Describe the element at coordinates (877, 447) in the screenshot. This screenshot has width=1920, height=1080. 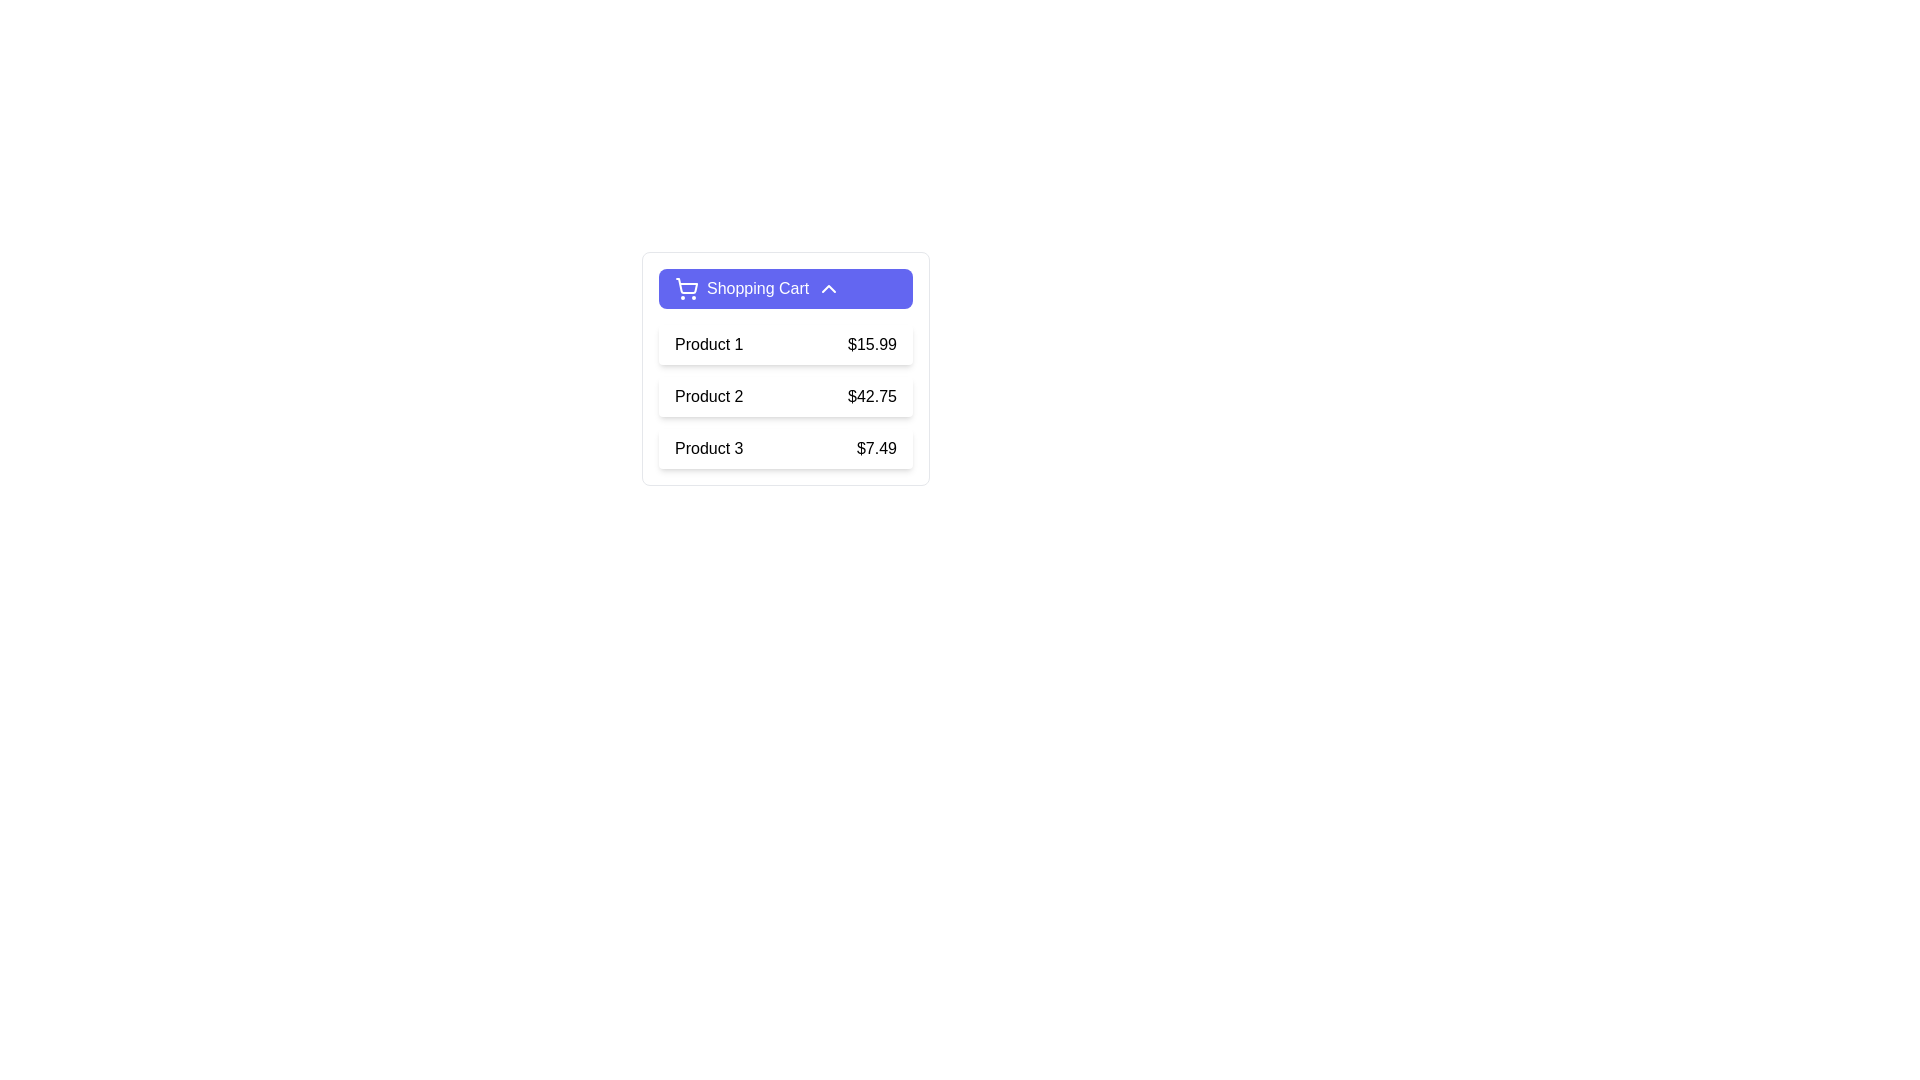
I see `price displayed in the static text element located to the right of 'Product 3' in the shopping cart` at that location.